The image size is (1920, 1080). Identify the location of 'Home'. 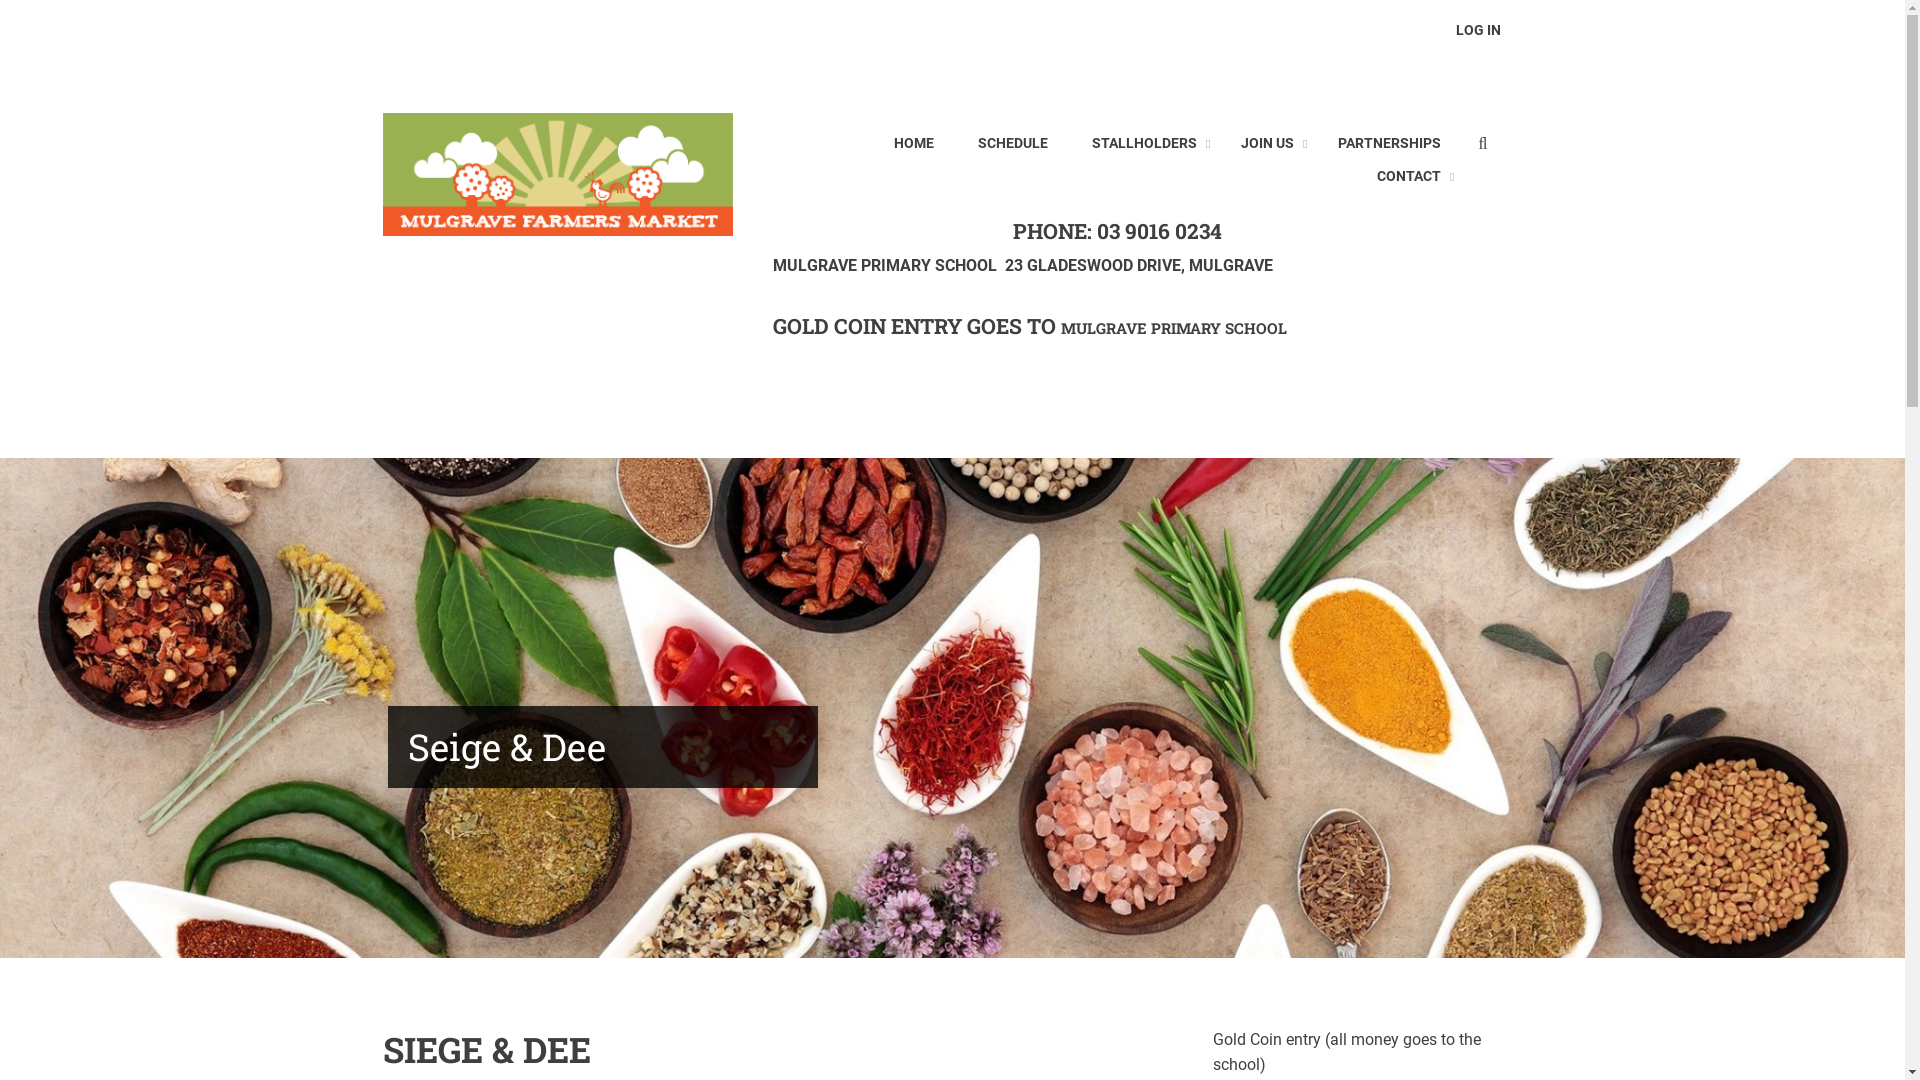
(556, 172).